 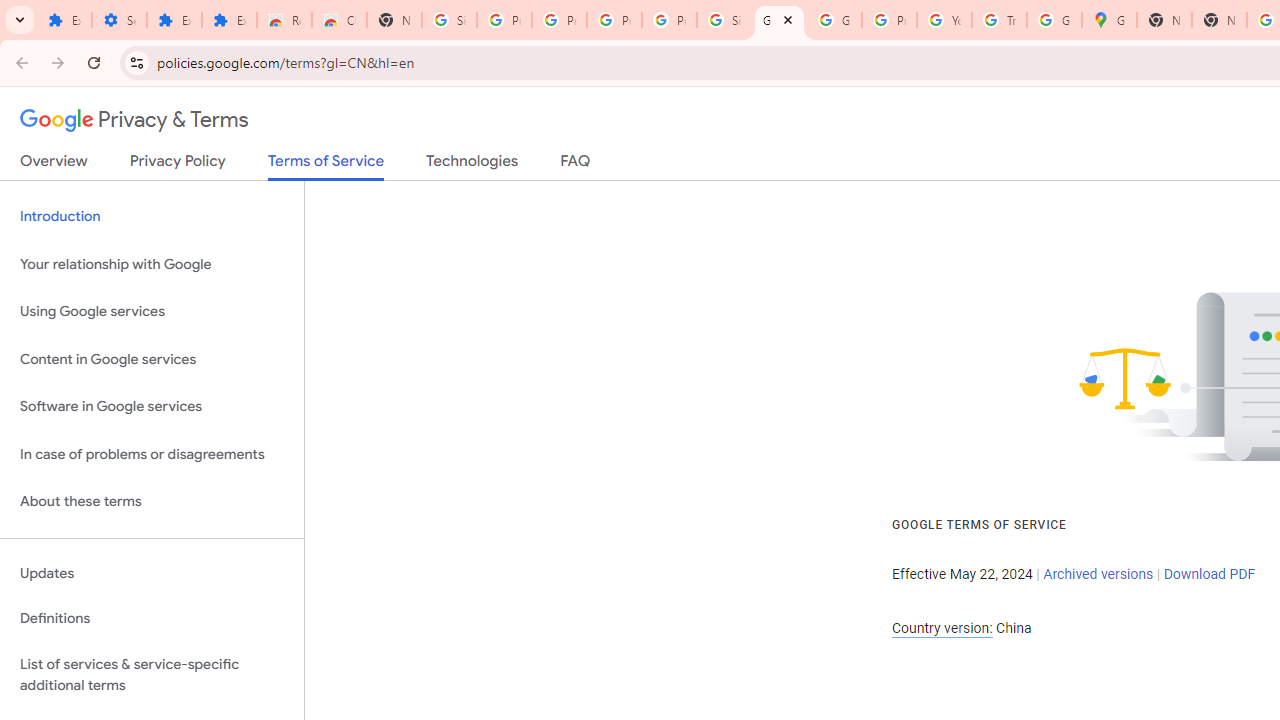 I want to click on 'Software in Google services', so click(x=151, y=406).